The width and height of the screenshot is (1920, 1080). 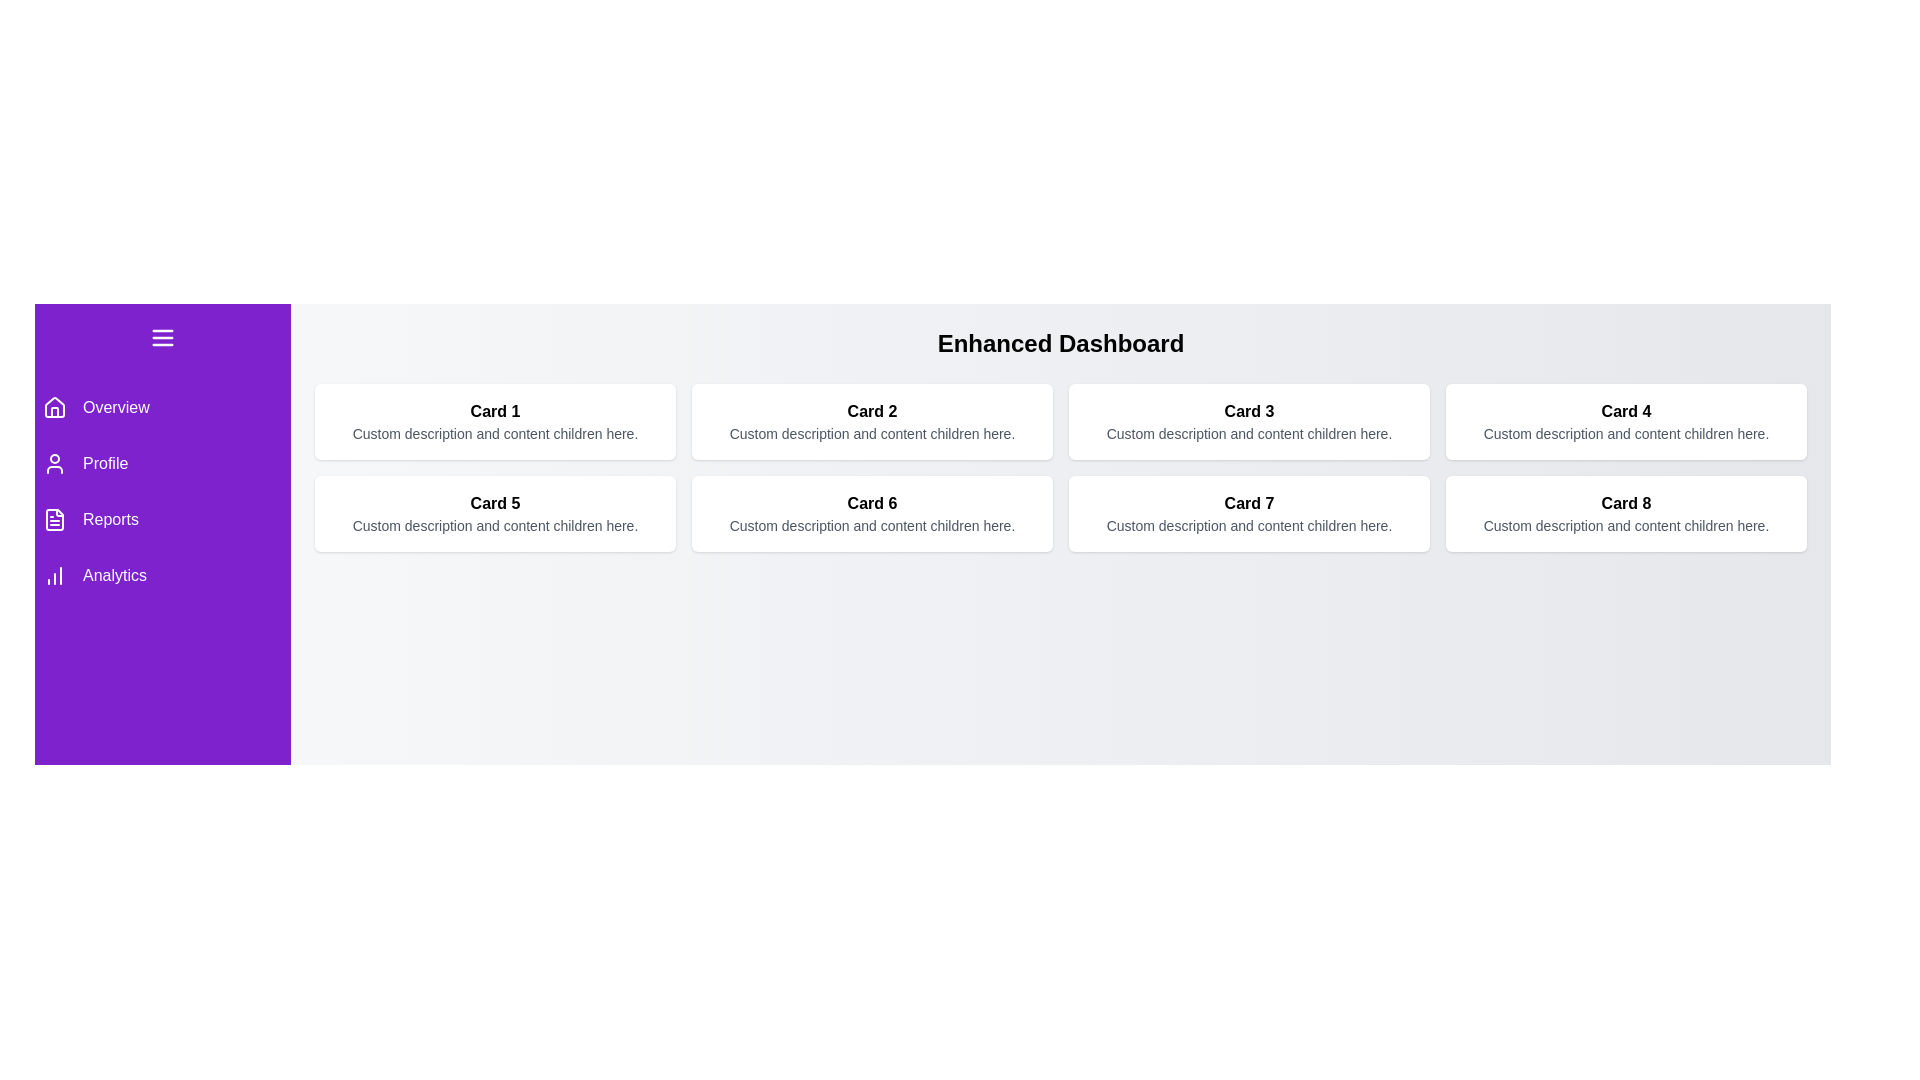 I want to click on the menu item Reports to highlight it, so click(x=163, y=519).